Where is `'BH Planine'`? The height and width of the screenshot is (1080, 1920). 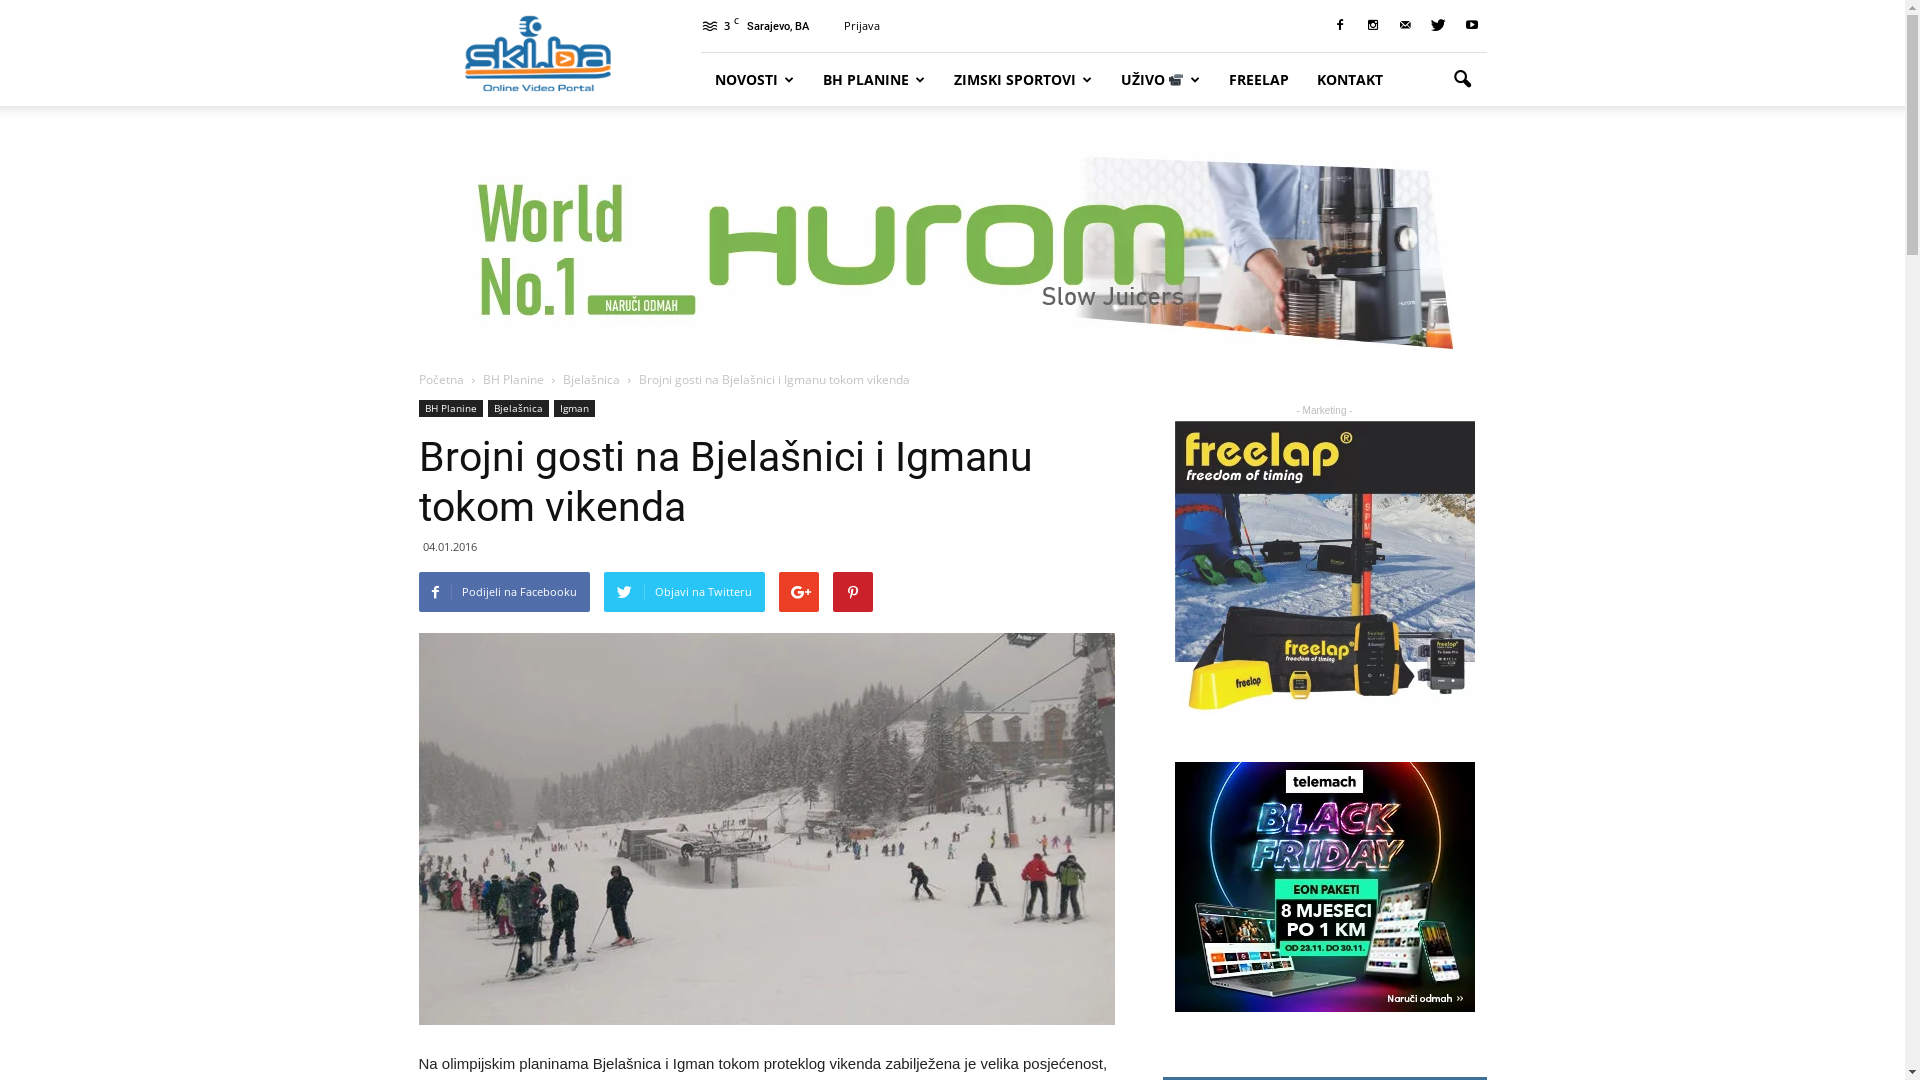 'BH Planine' is located at coordinates (513, 379).